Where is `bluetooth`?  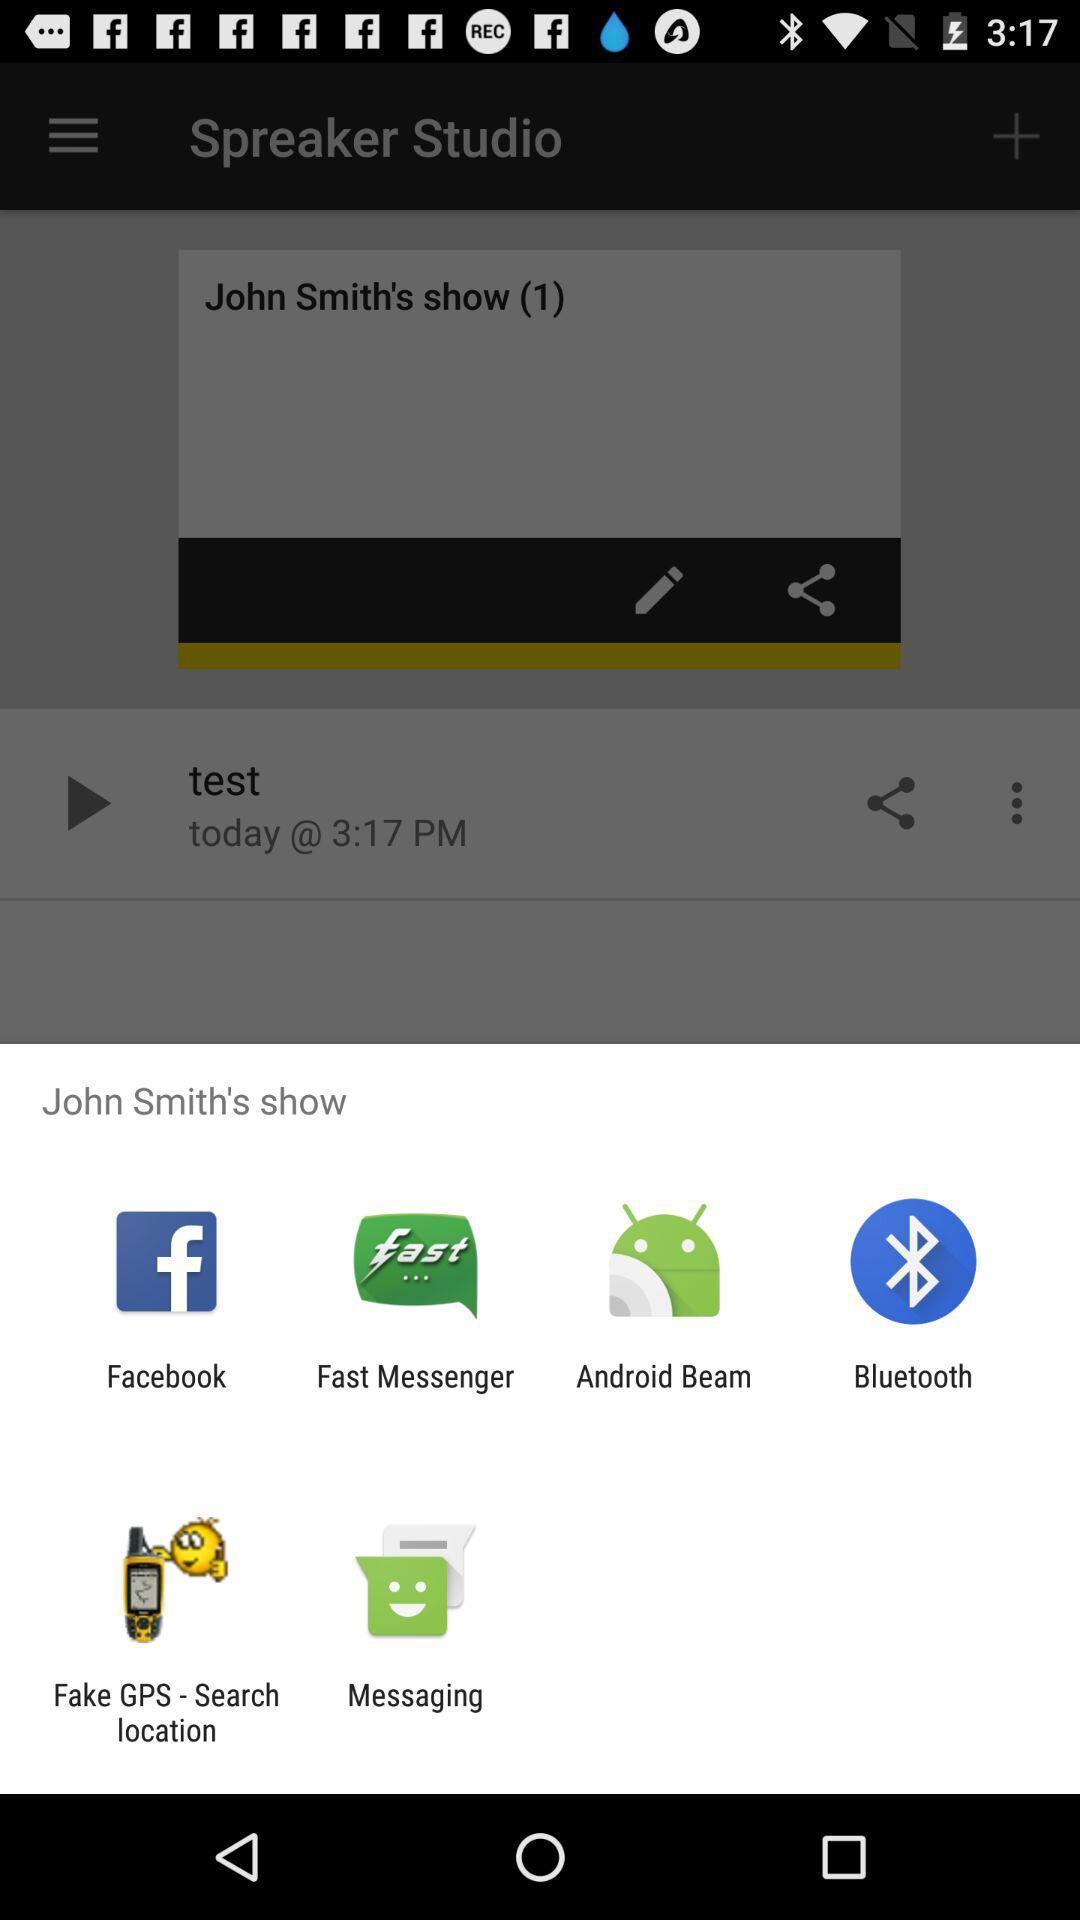 bluetooth is located at coordinates (913, 1392).